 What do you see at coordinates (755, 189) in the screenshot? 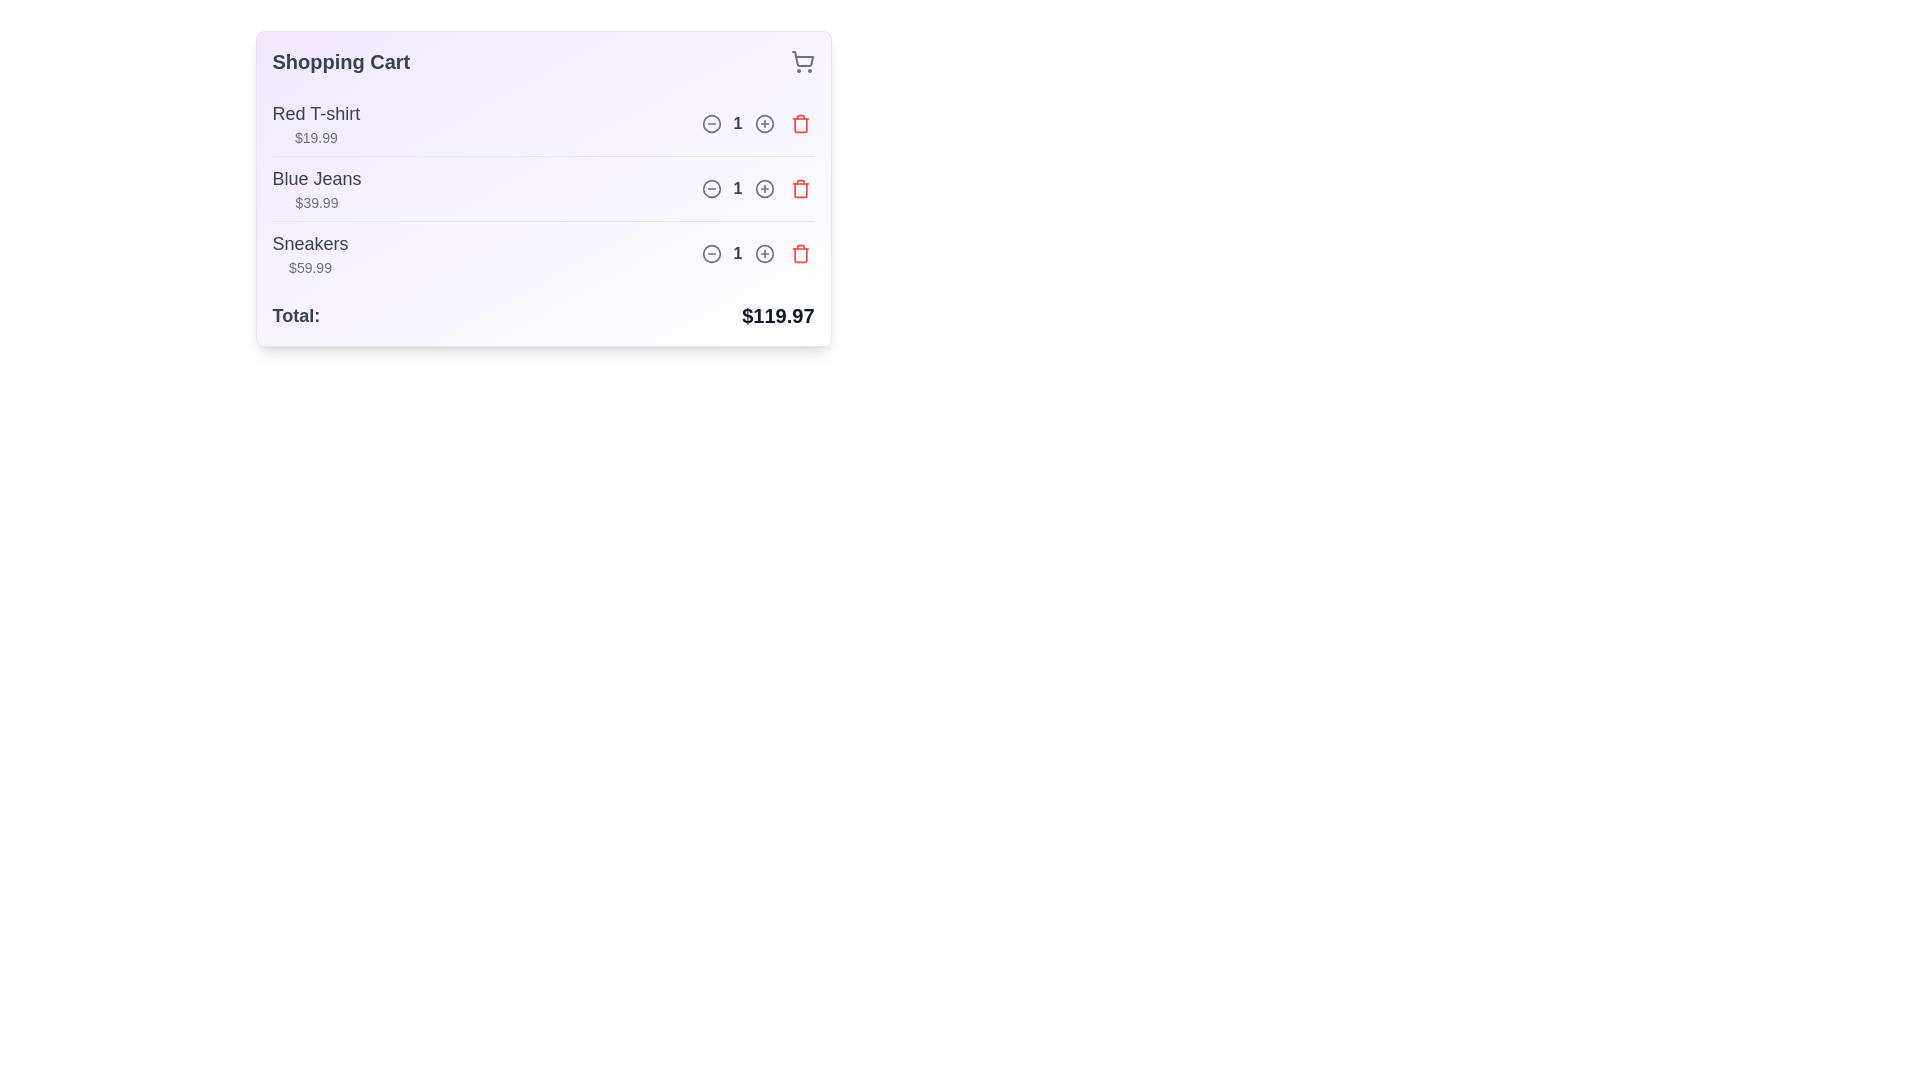
I see `the increment button for 'Blue Jeans' in the shopping cart interface` at bounding box center [755, 189].